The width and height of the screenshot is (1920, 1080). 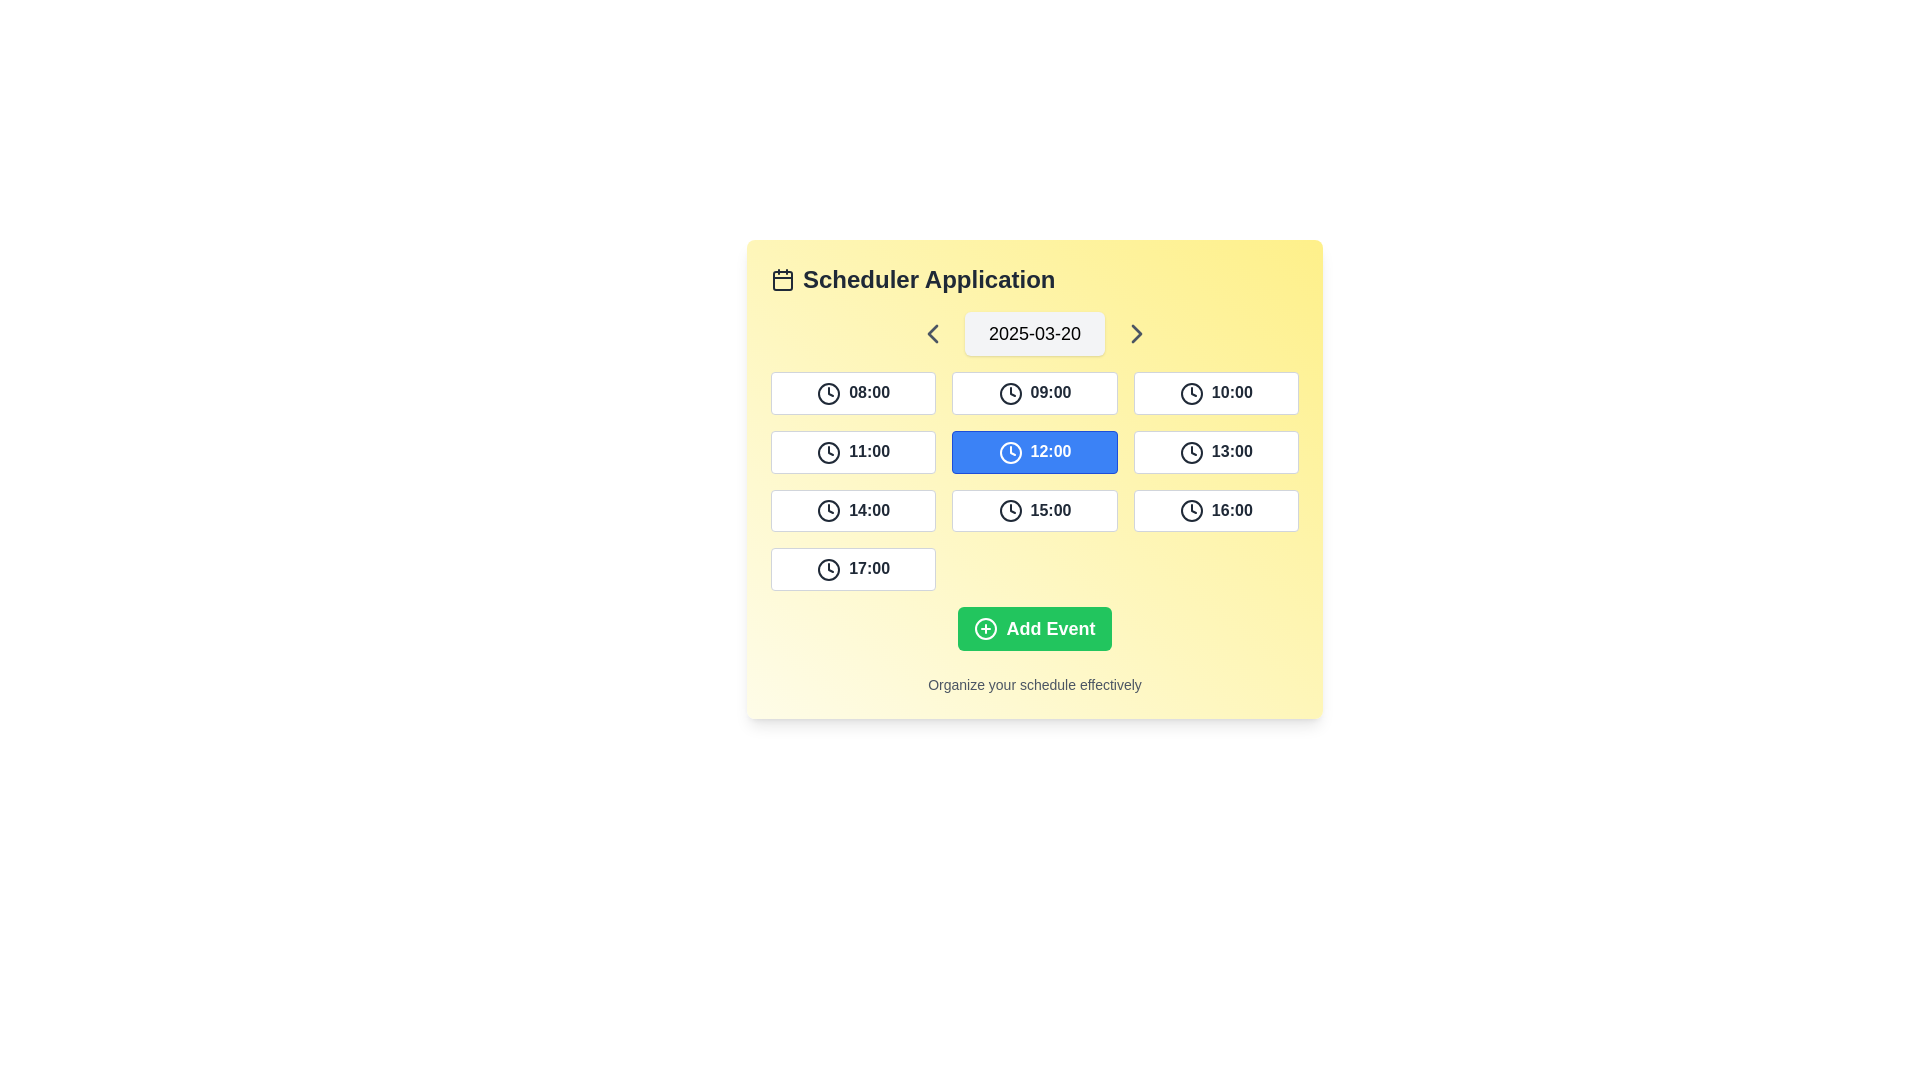 What do you see at coordinates (781, 281) in the screenshot?
I see `the Calendar icon located at the top left of the 'Scheduler Application' interface, which serves as a decorative element indicating a date or schedule` at bounding box center [781, 281].